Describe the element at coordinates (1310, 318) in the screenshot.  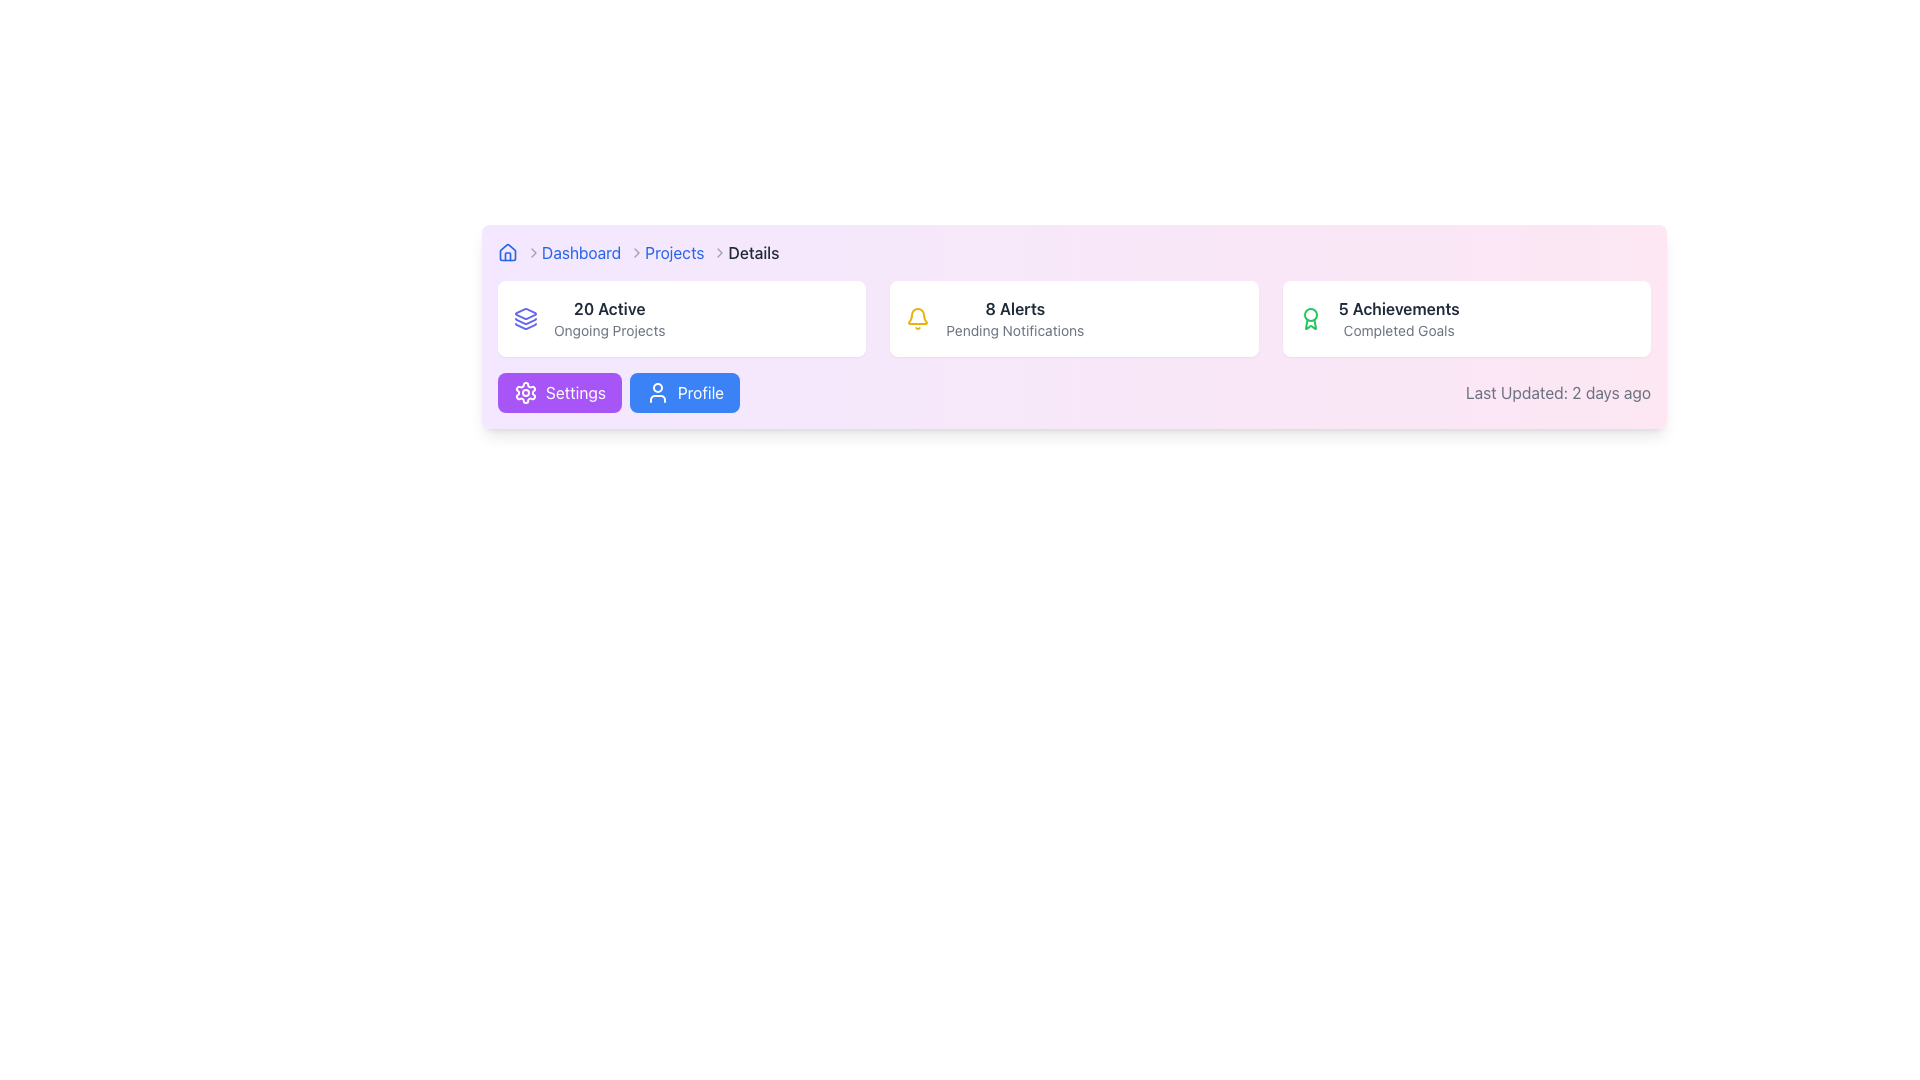
I see `the green award ribbon icon located in the top-left section of the rightmost card, adjacent to the '5 Achievements' and 'Completed Goals' text` at that location.